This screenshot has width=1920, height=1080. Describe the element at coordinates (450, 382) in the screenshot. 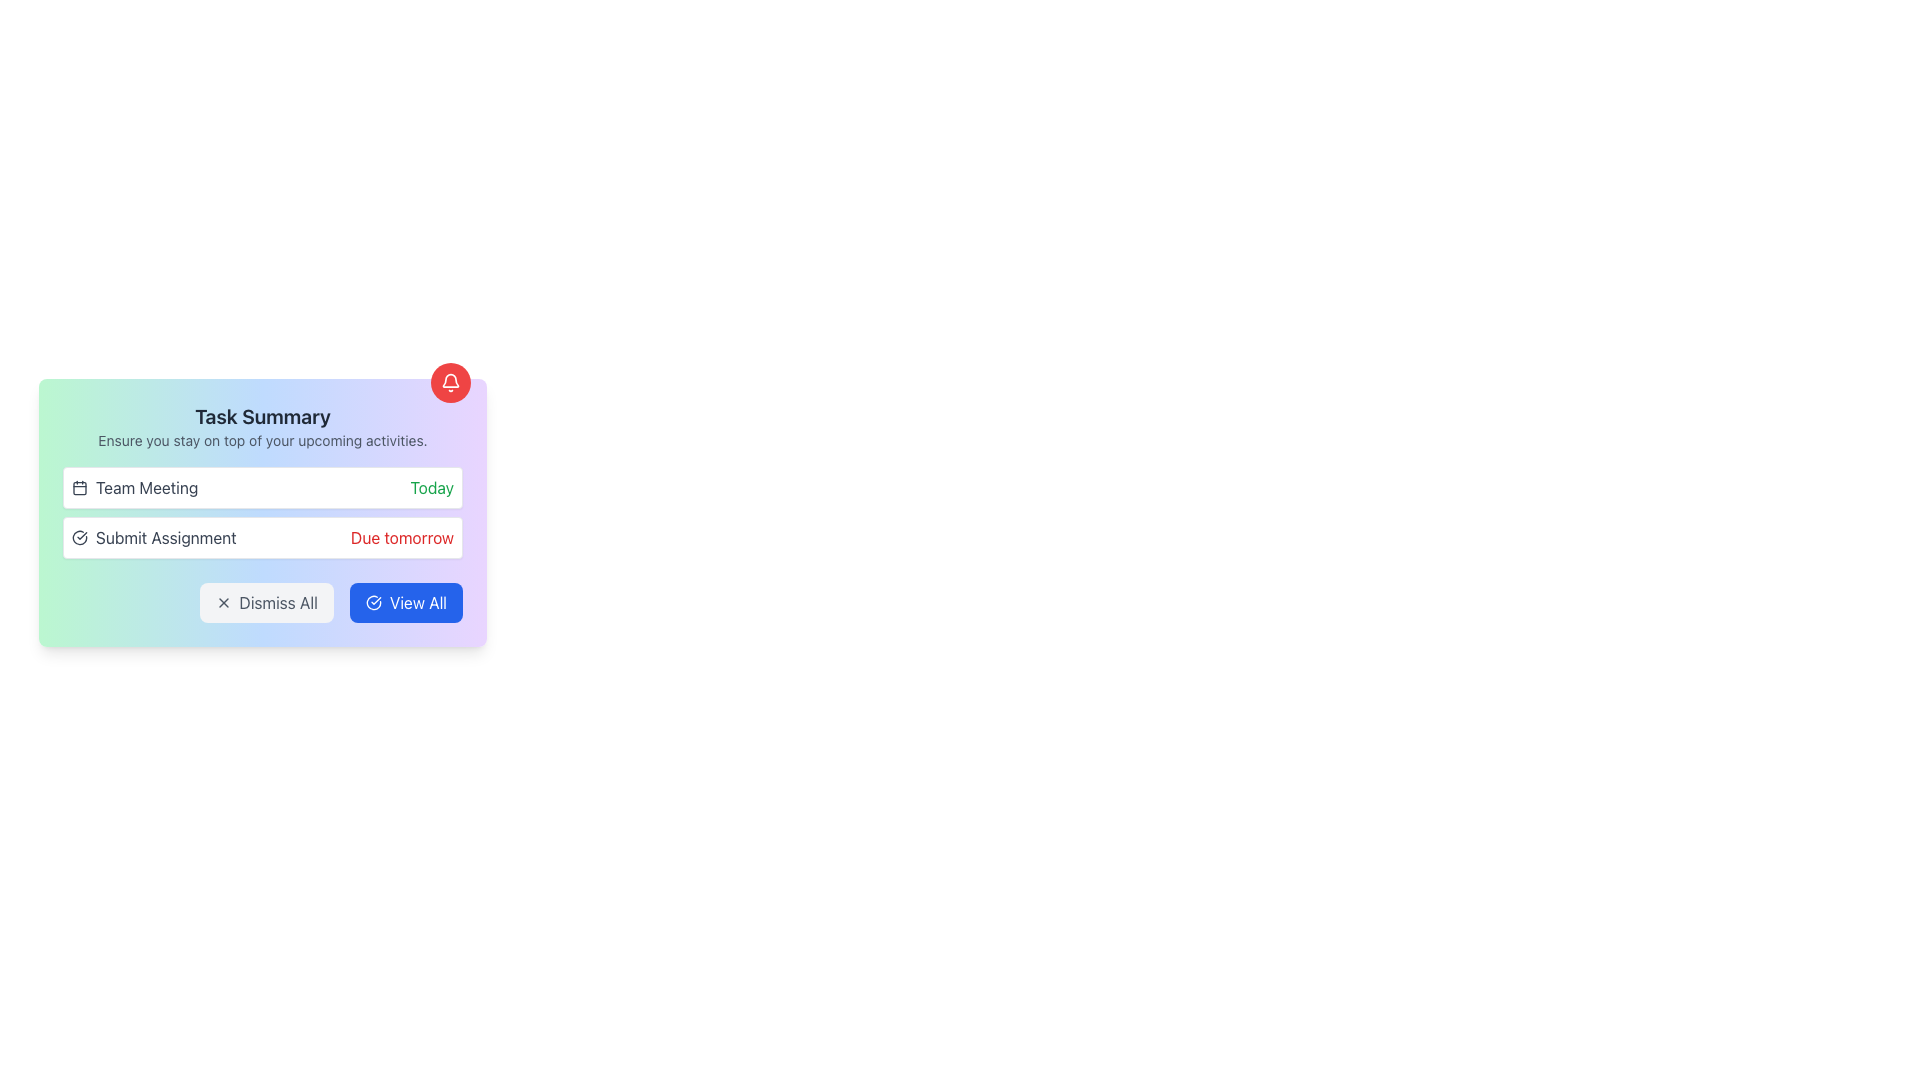

I see `the bell-shaped icon with a red background located in the top-right corner of the 'Task Summary' panel` at that location.